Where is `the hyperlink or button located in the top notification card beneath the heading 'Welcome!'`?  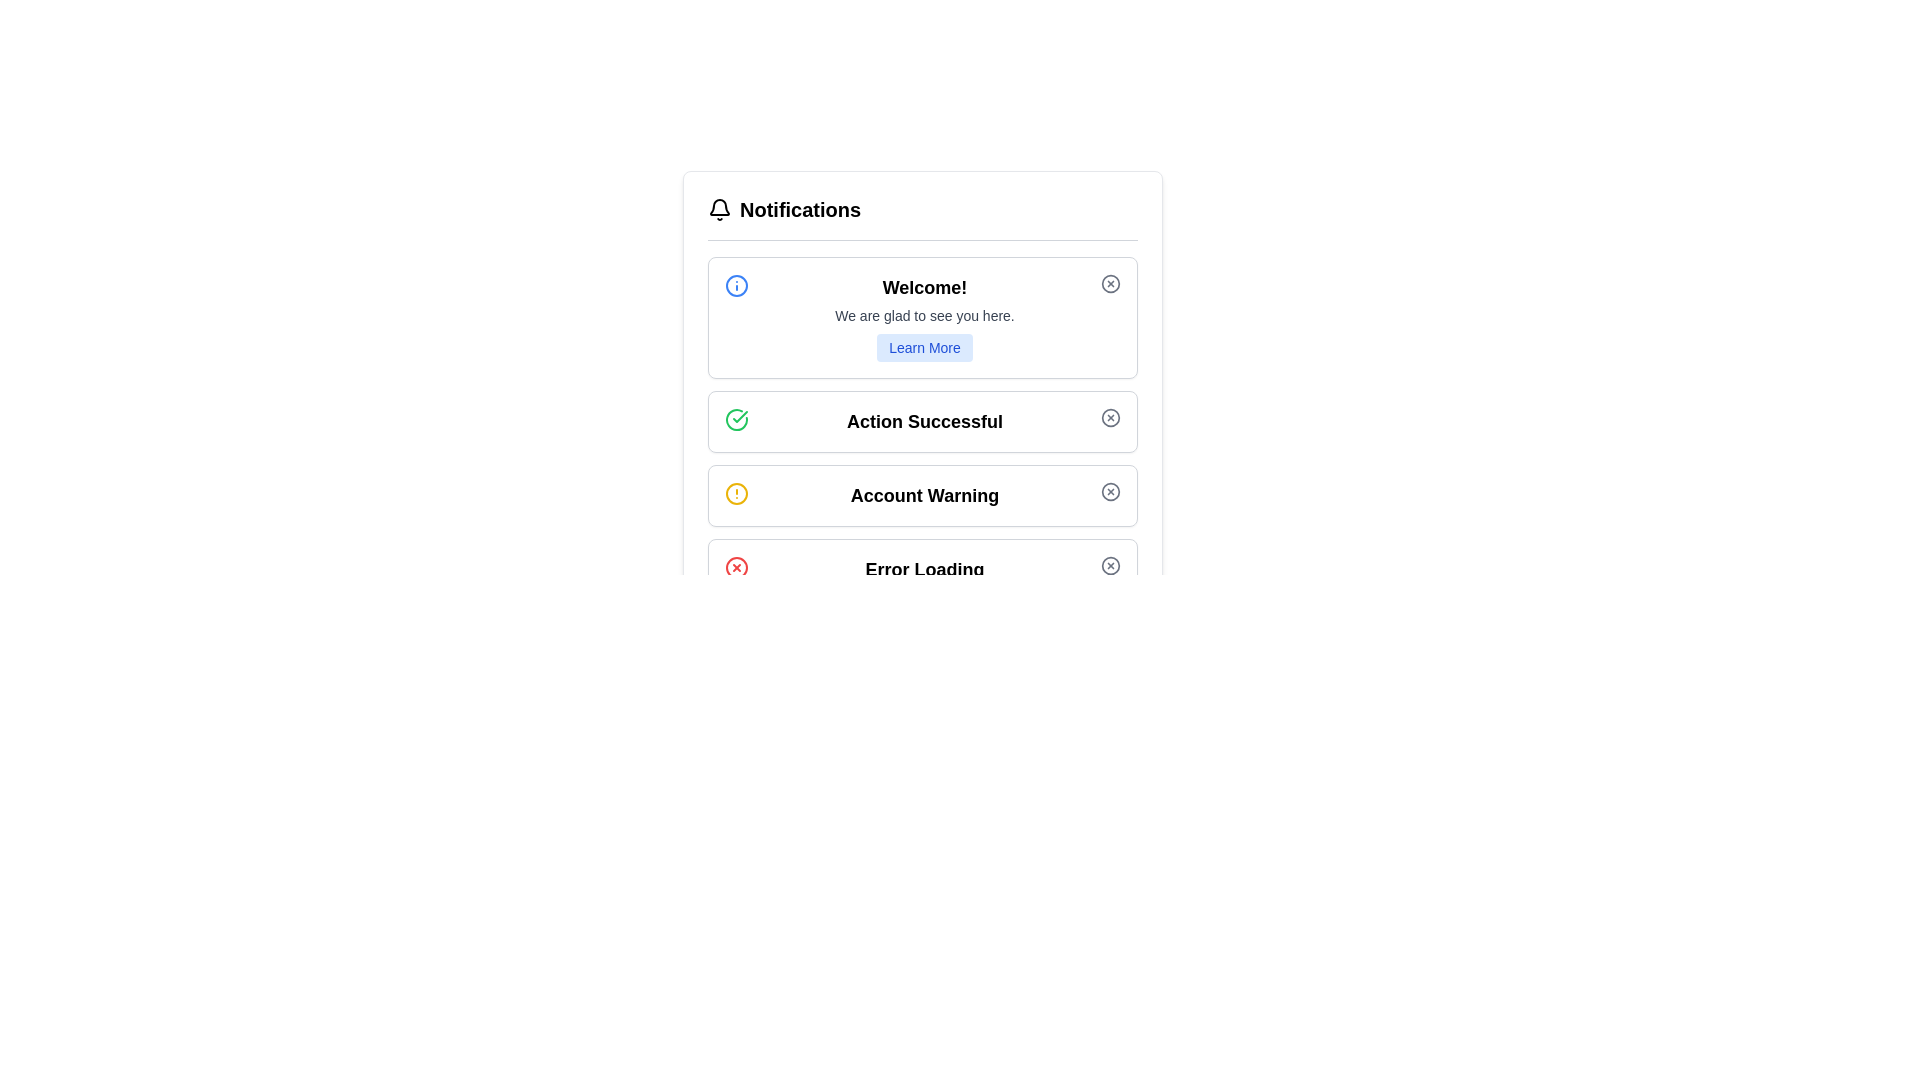 the hyperlink or button located in the top notification card beneath the heading 'Welcome!' is located at coordinates (924, 346).